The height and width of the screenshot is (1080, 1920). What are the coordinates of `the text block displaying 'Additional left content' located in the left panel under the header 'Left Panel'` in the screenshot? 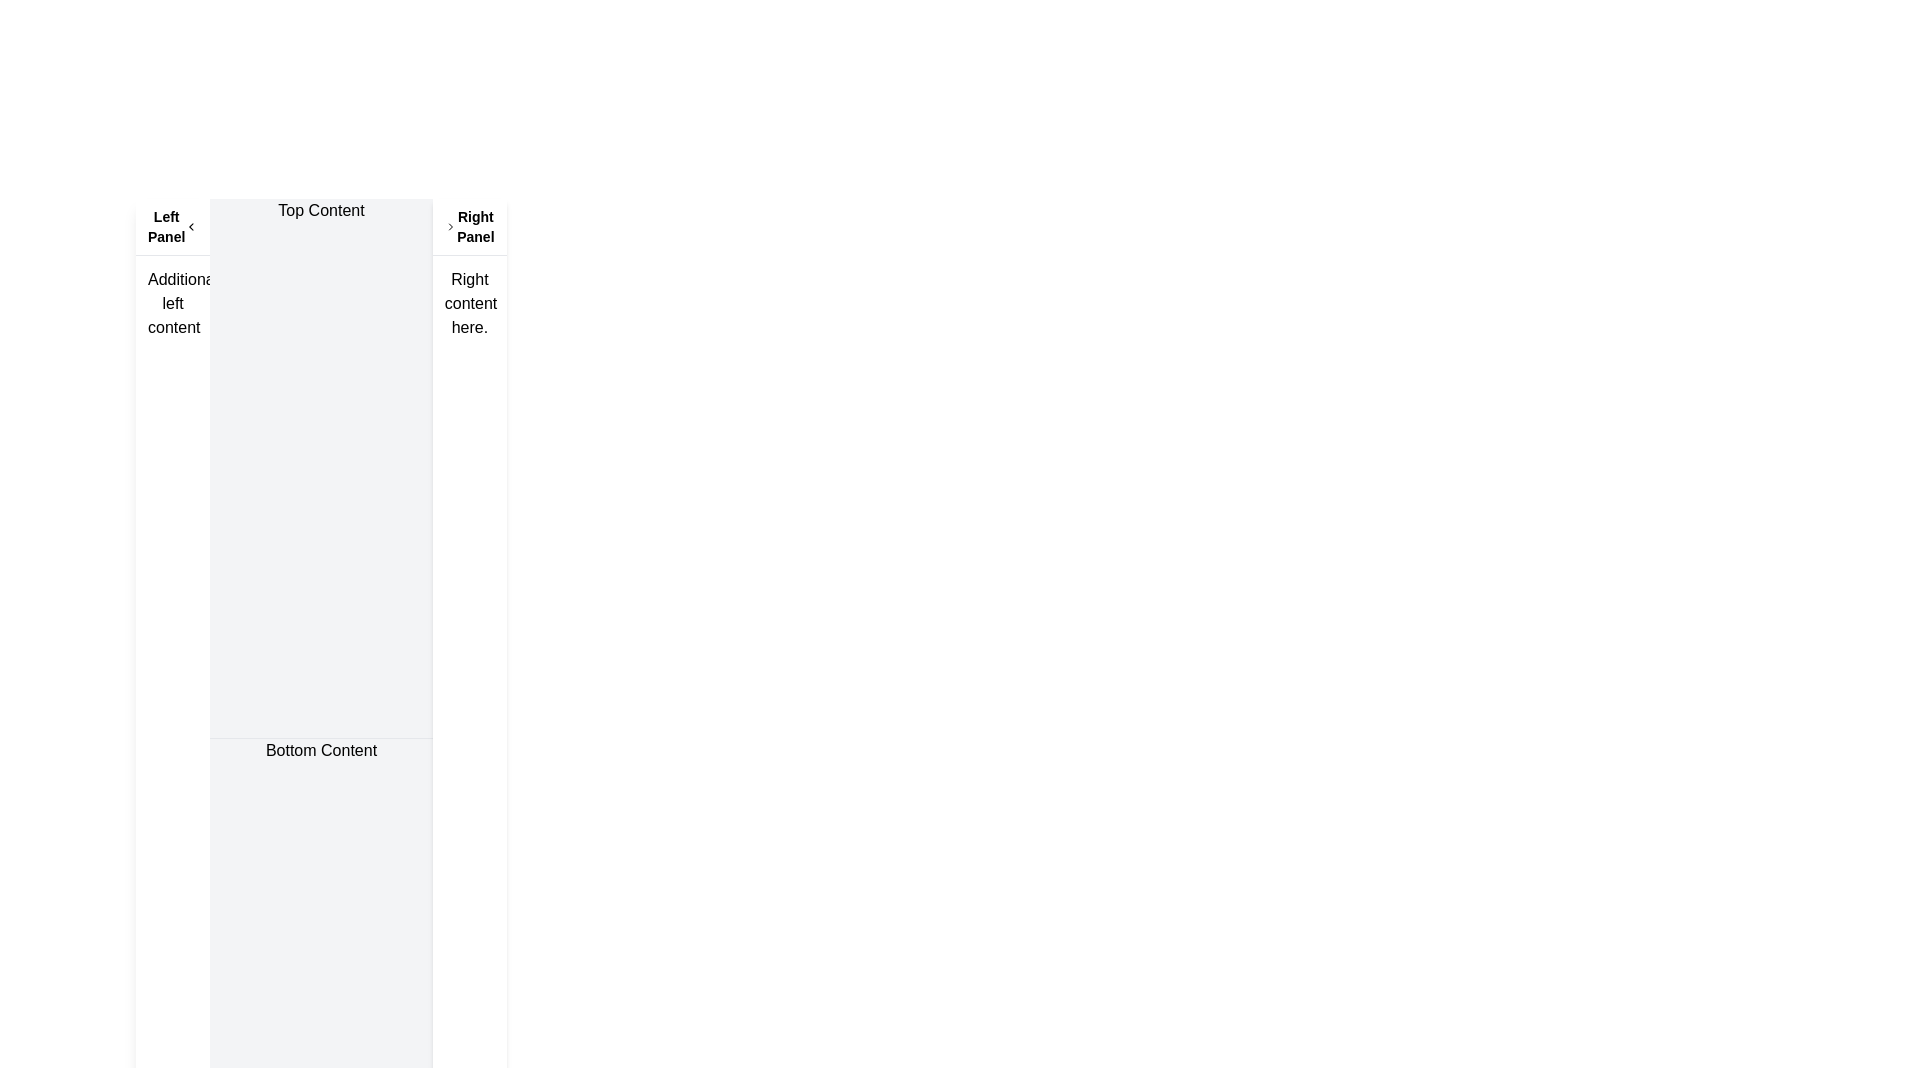 It's located at (173, 304).